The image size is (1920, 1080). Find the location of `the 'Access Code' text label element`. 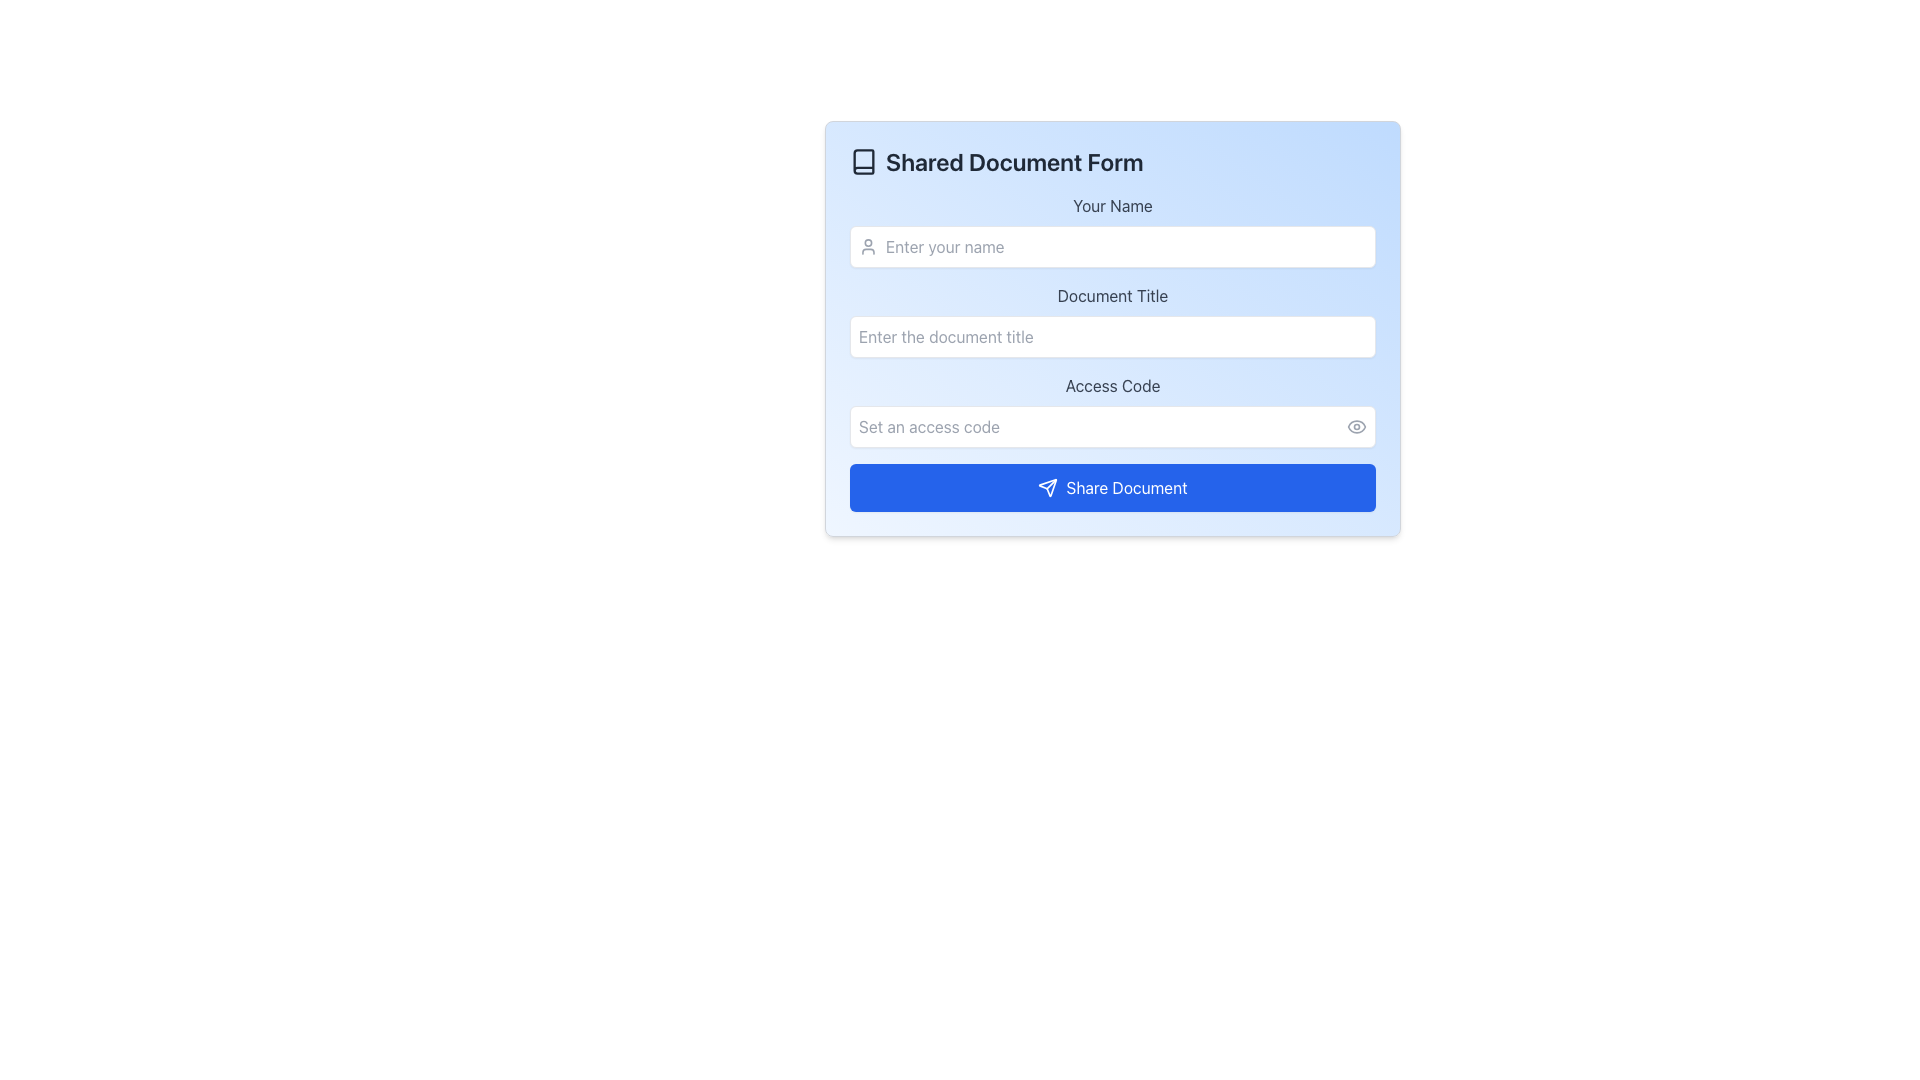

the 'Access Code' text label element is located at coordinates (1112, 385).